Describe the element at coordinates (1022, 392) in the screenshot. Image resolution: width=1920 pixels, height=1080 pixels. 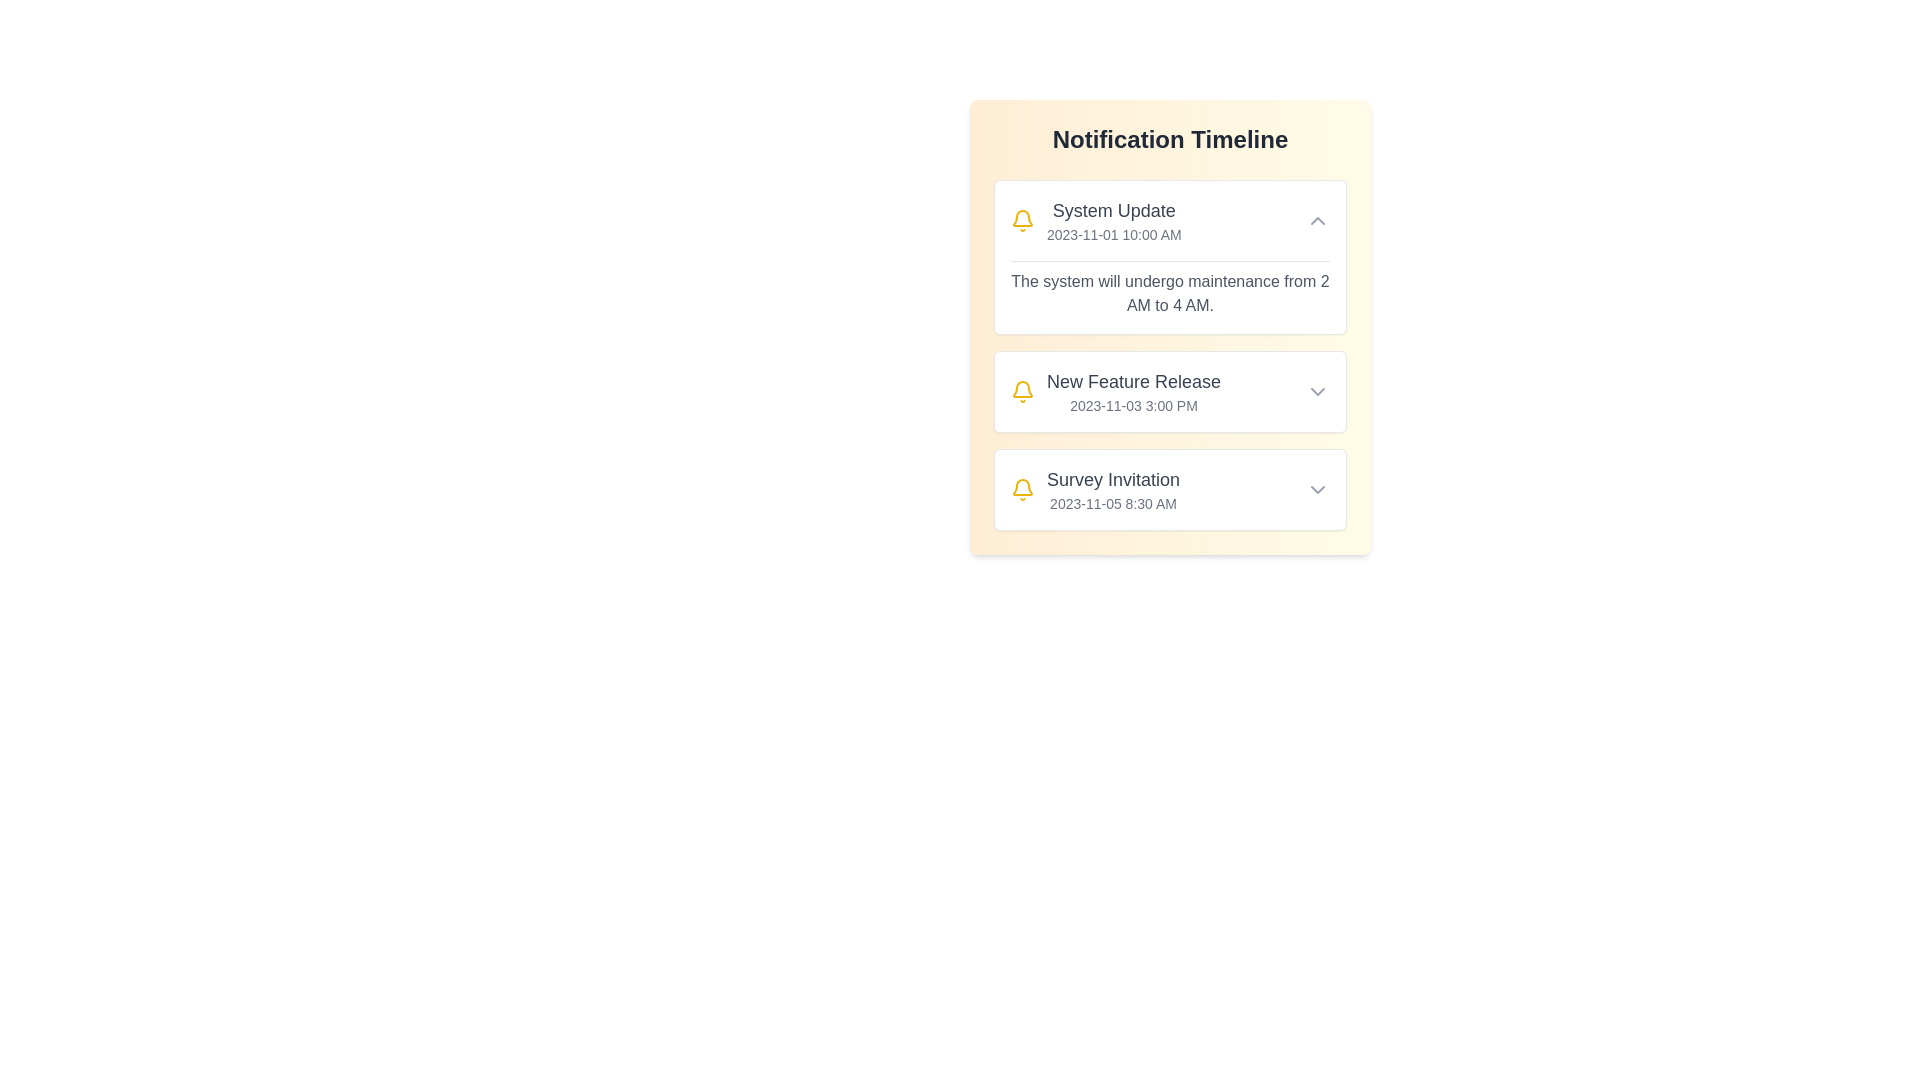
I see `the notification icon indicating the 'New Feature Release' entry in the 'Notification Timeline' list` at that location.